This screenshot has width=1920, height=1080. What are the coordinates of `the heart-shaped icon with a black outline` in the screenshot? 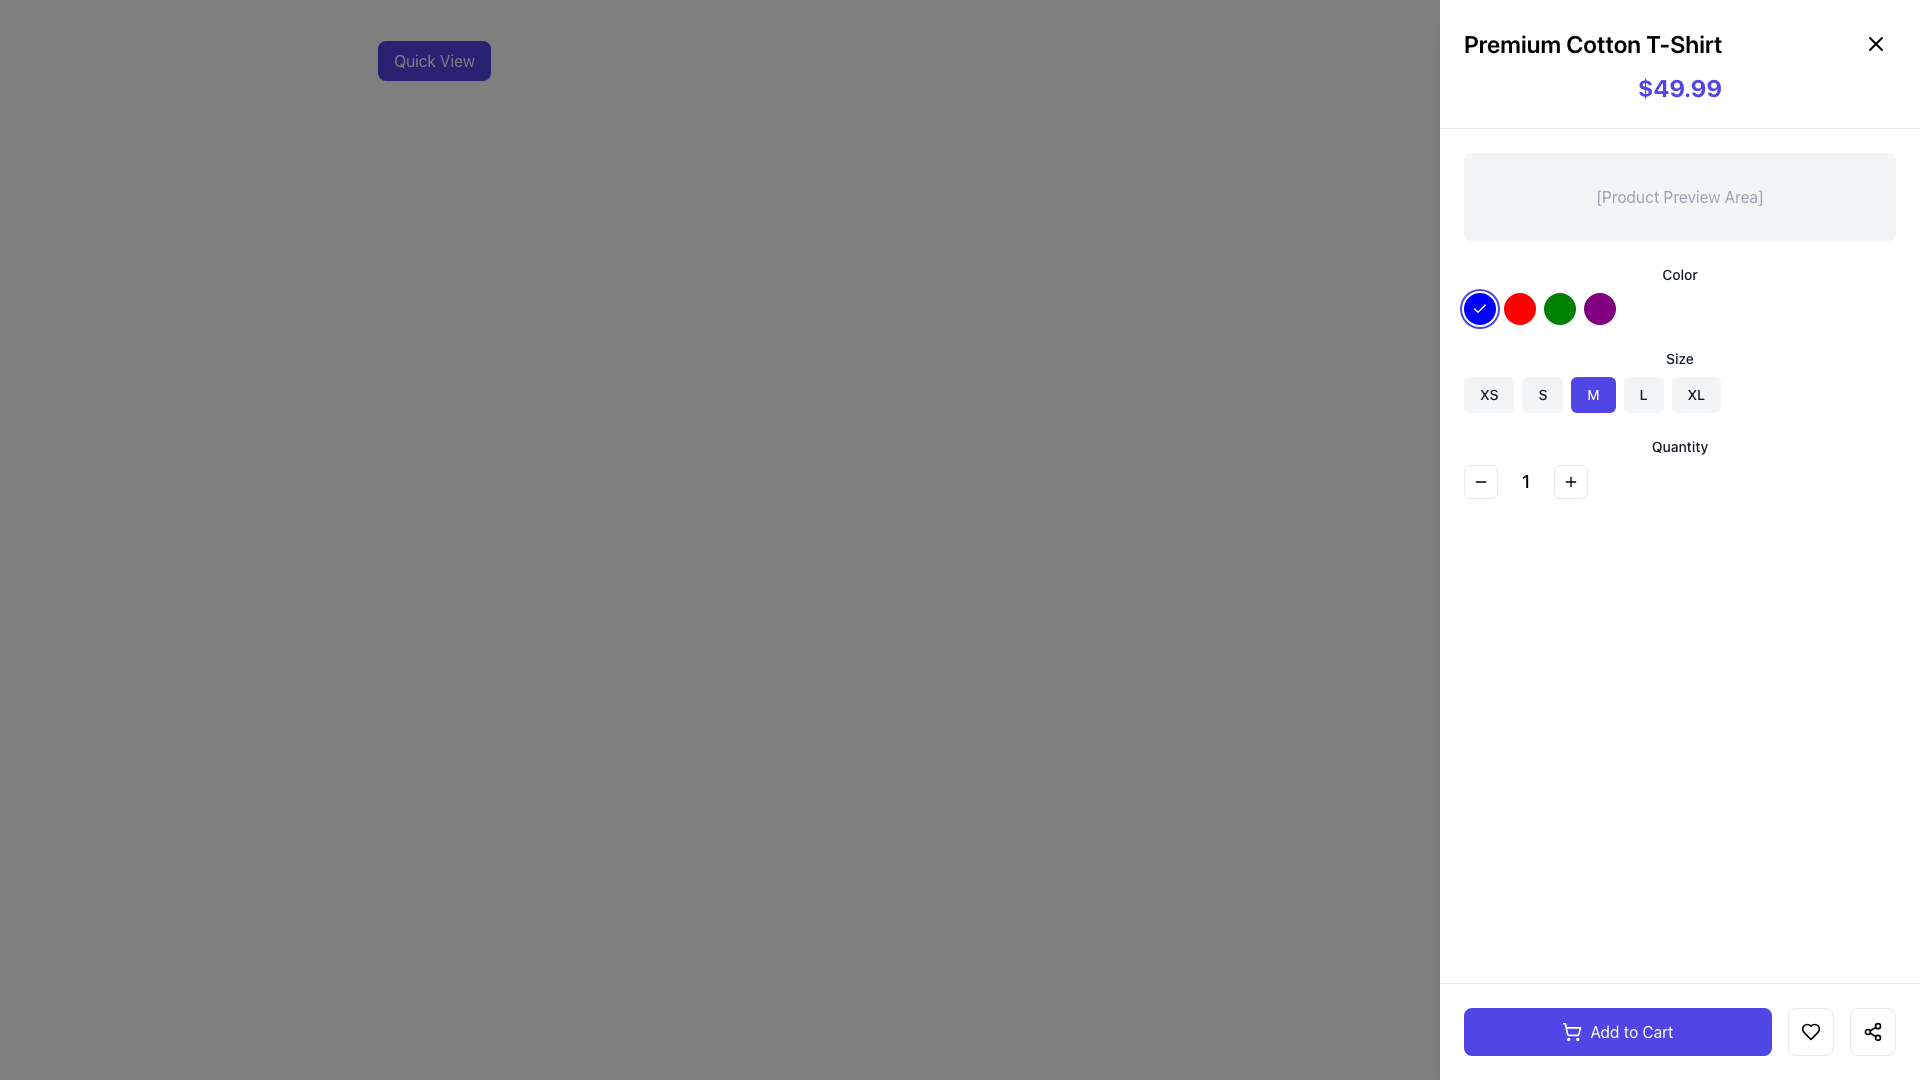 It's located at (1810, 1032).